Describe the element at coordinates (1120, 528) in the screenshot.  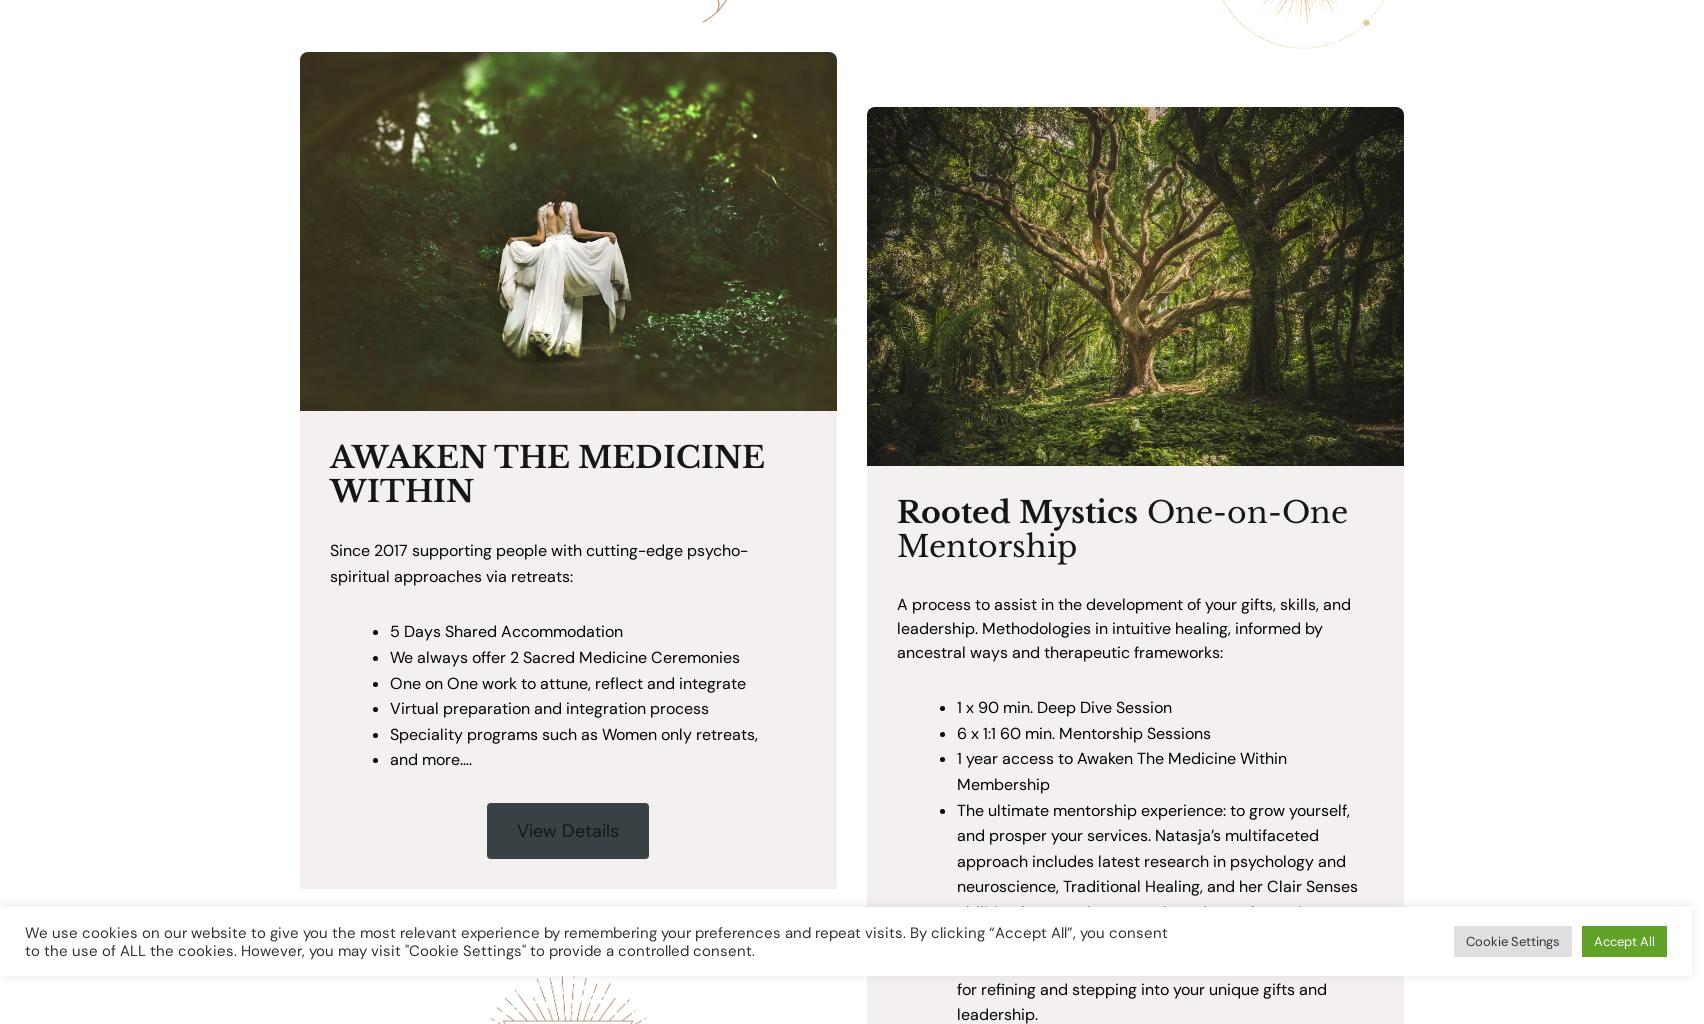
I see `'One-on-One Mentorship'` at that location.